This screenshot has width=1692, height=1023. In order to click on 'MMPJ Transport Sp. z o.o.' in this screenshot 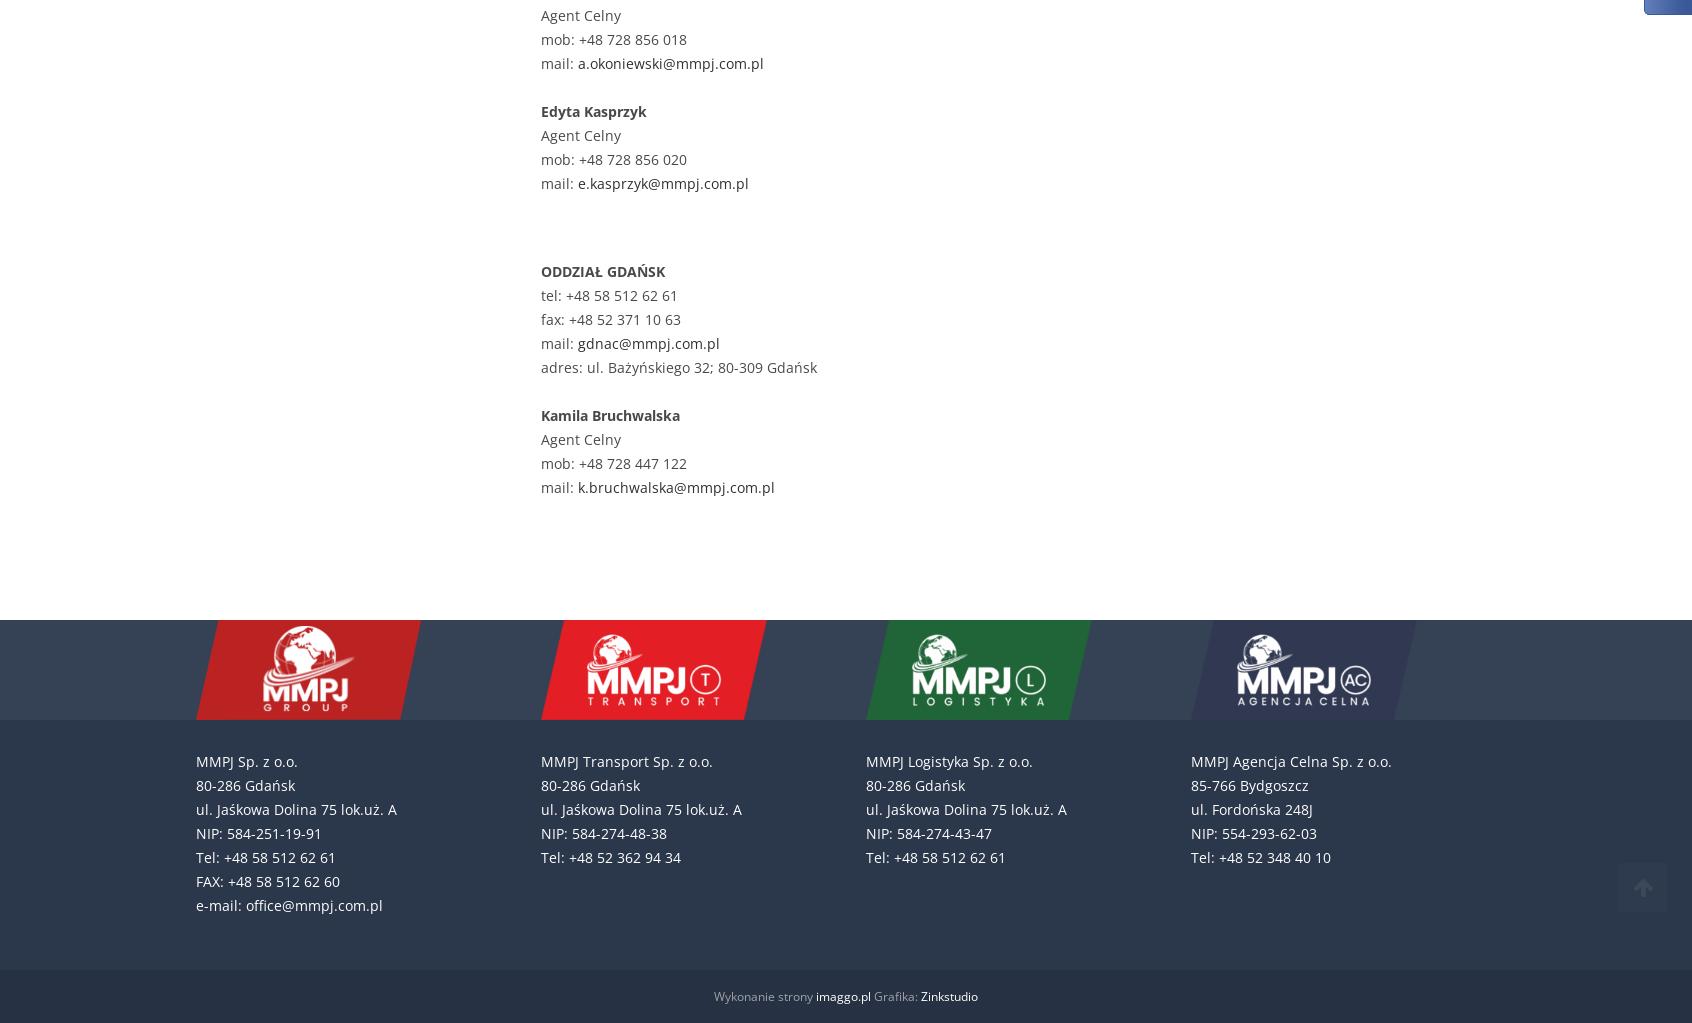, I will do `click(626, 760)`.